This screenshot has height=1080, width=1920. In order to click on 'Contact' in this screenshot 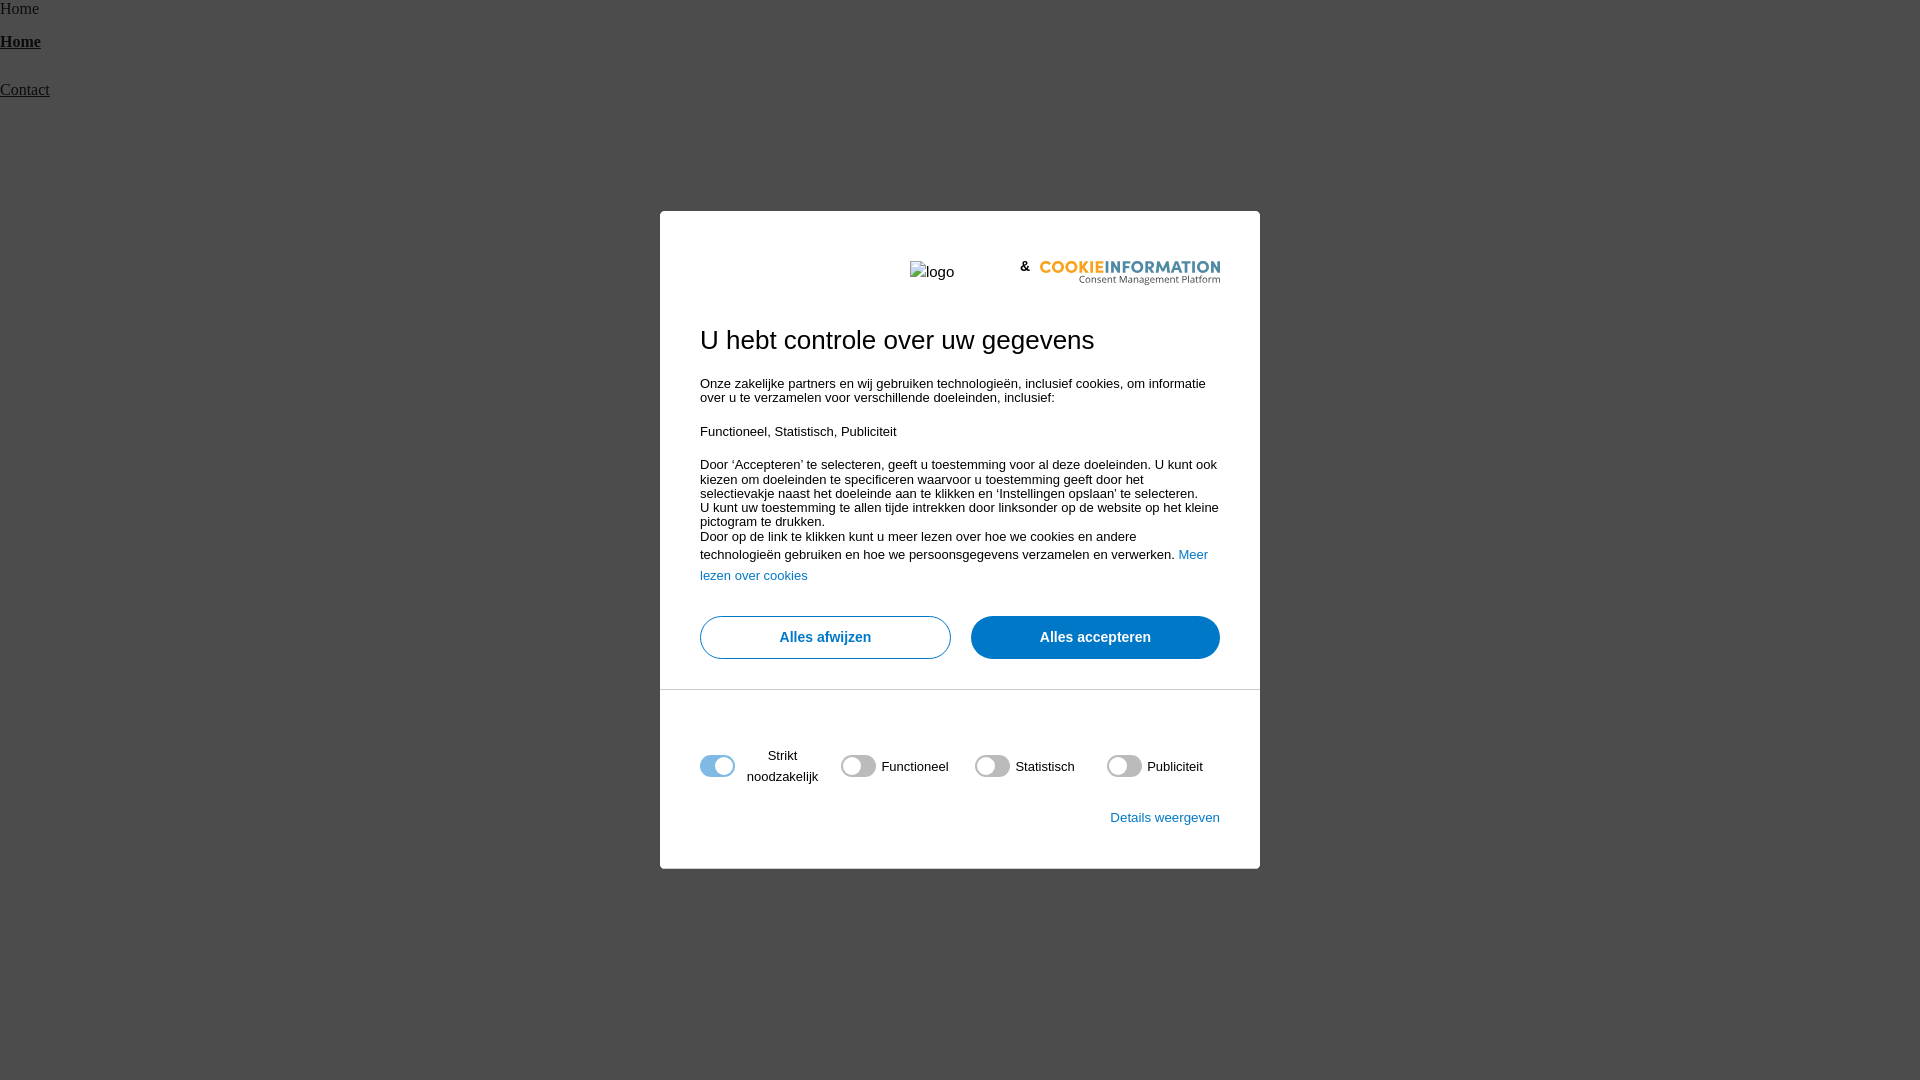, I will do `click(24, 88)`.